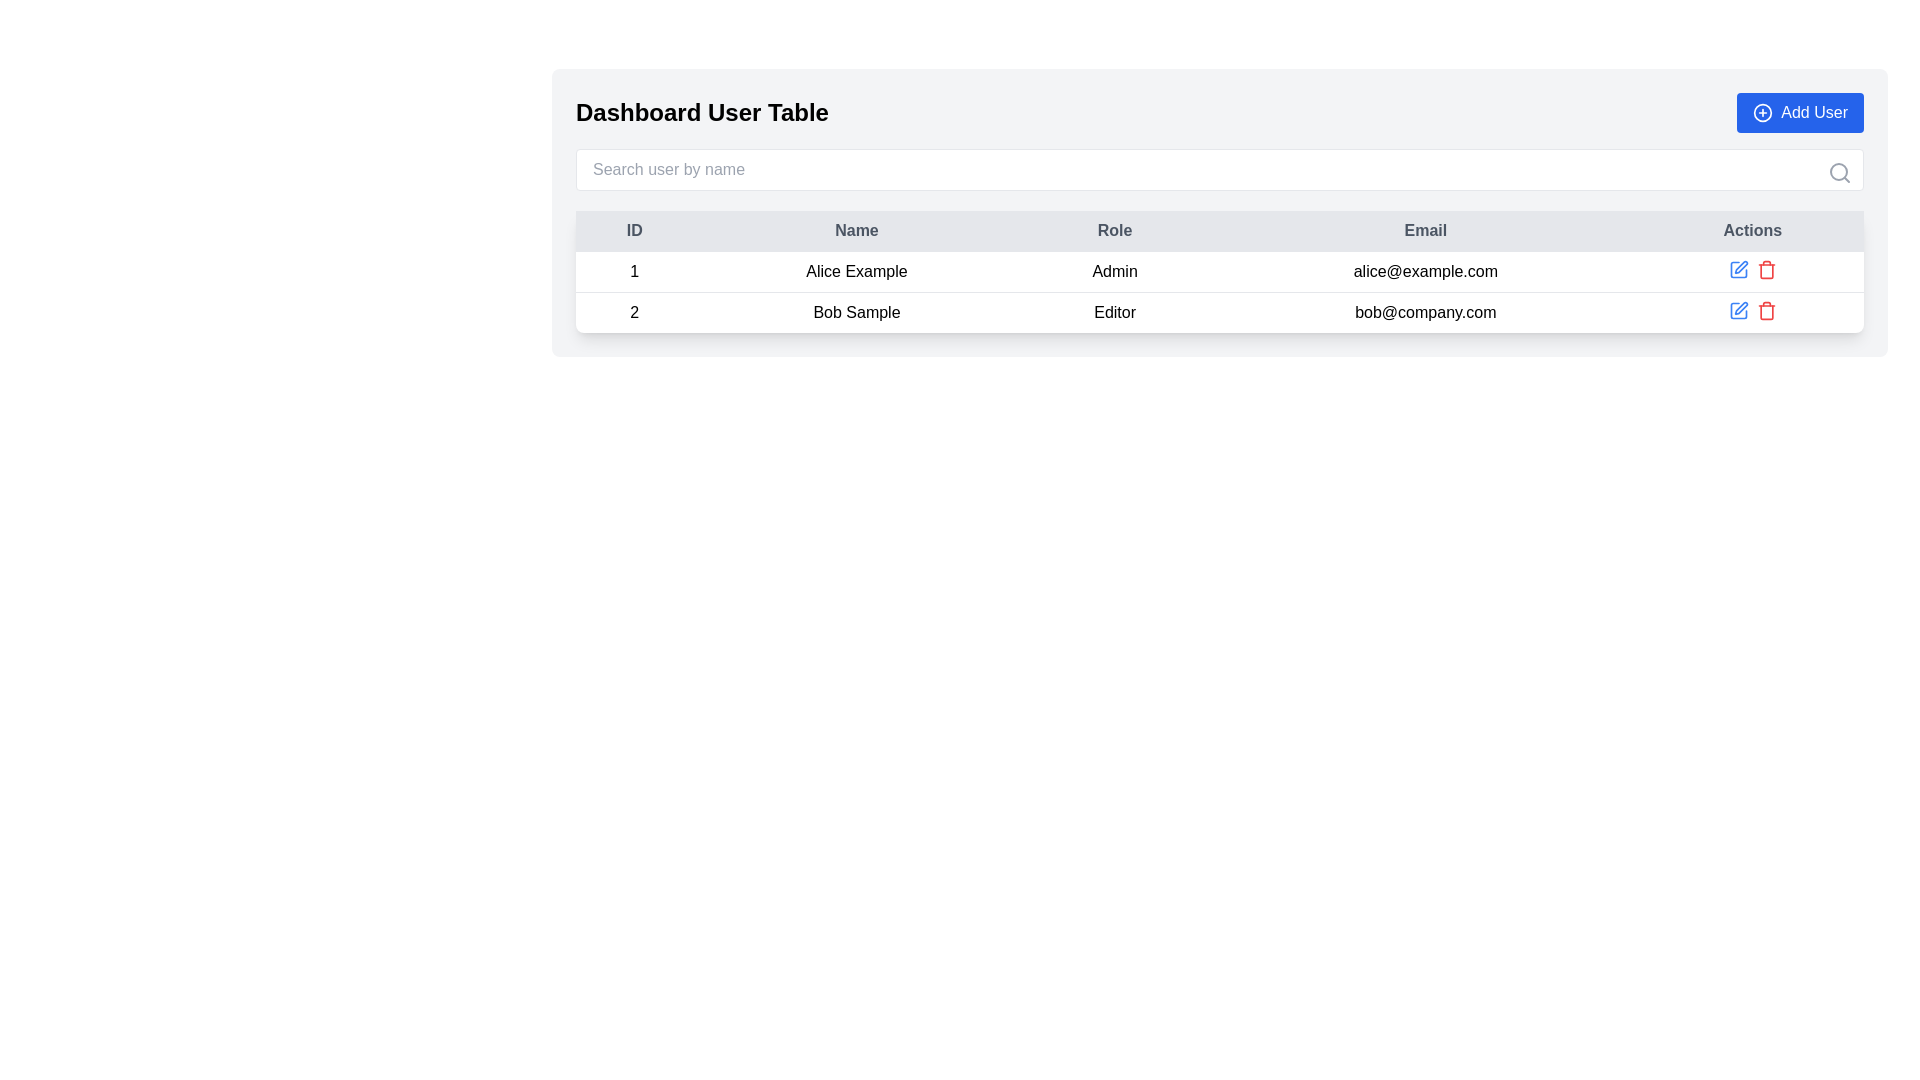 Image resolution: width=1920 pixels, height=1080 pixels. I want to click on the 'Role' text label, which is the third column header in a five-column table header row, positioned between the 'Name' and 'Email' column headers, so click(1114, 230).